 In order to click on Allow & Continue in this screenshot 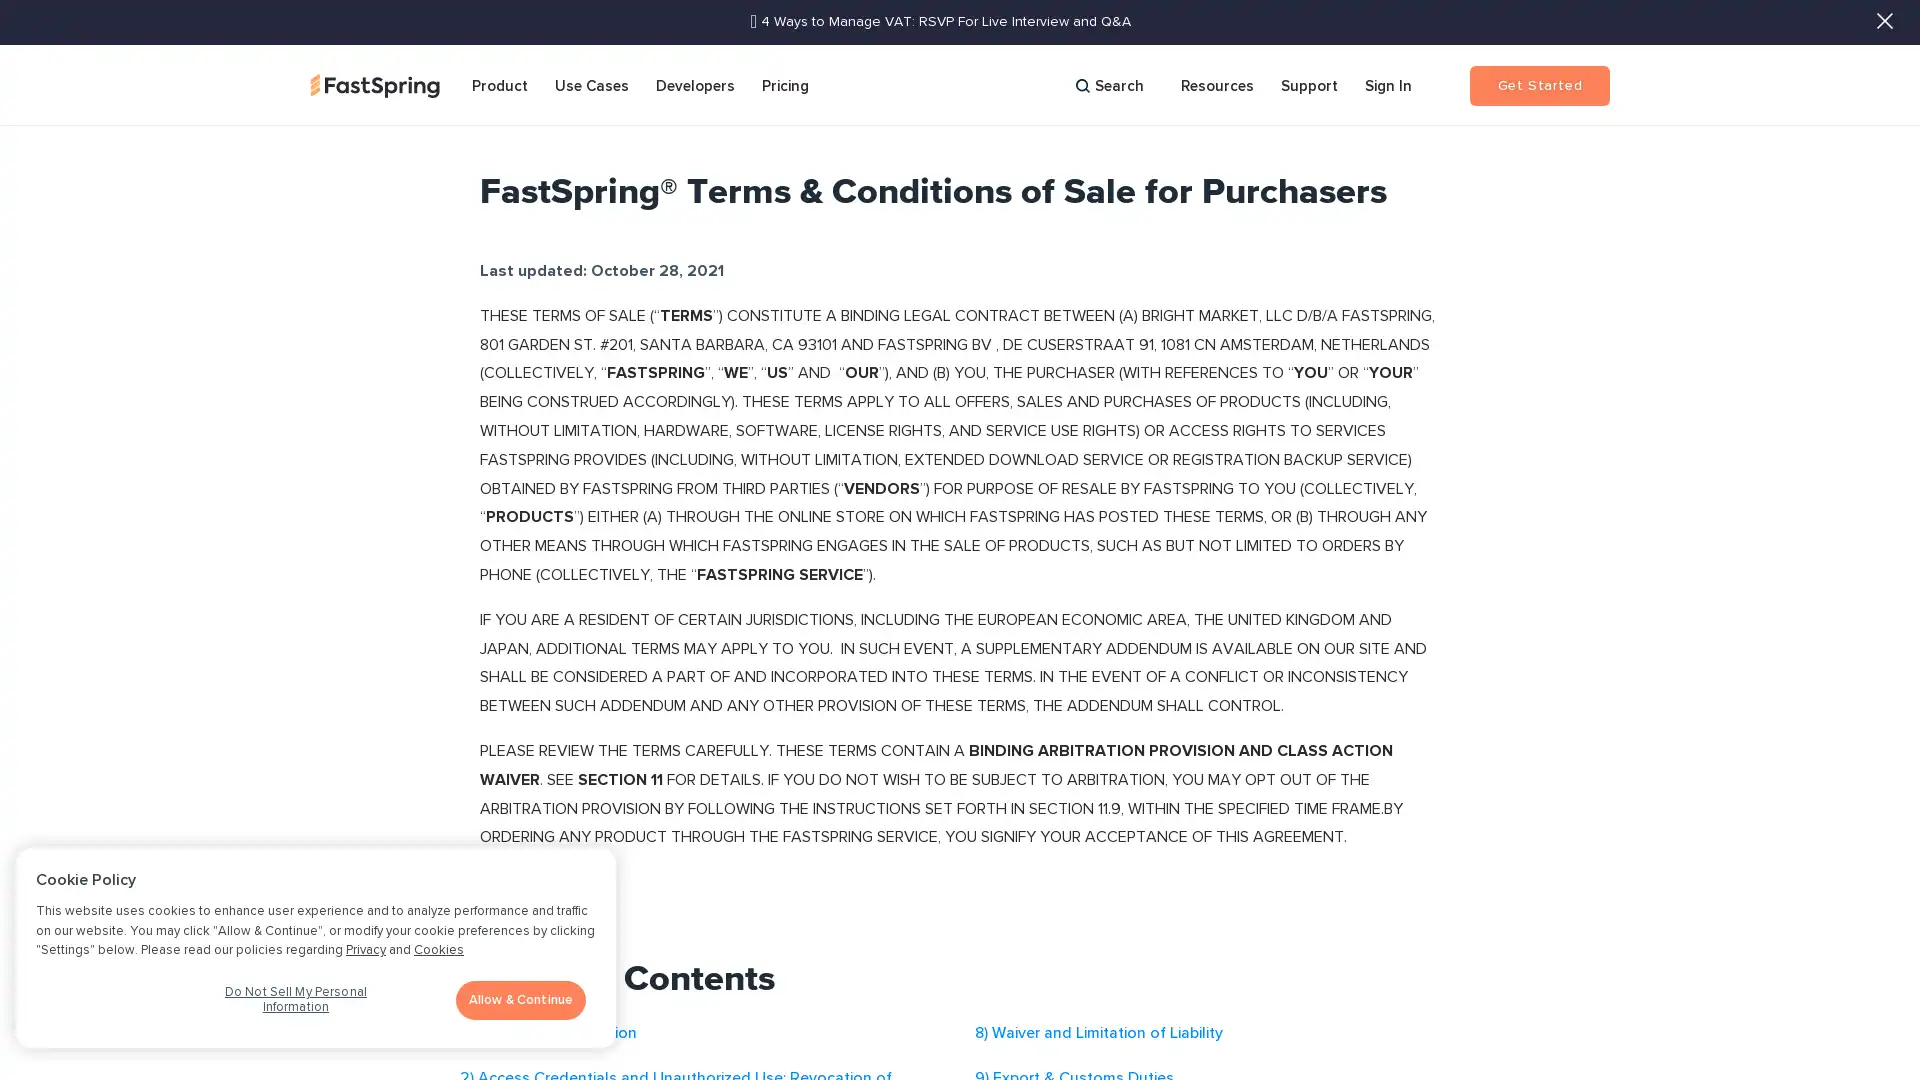, I will do `click(521, 999)`.